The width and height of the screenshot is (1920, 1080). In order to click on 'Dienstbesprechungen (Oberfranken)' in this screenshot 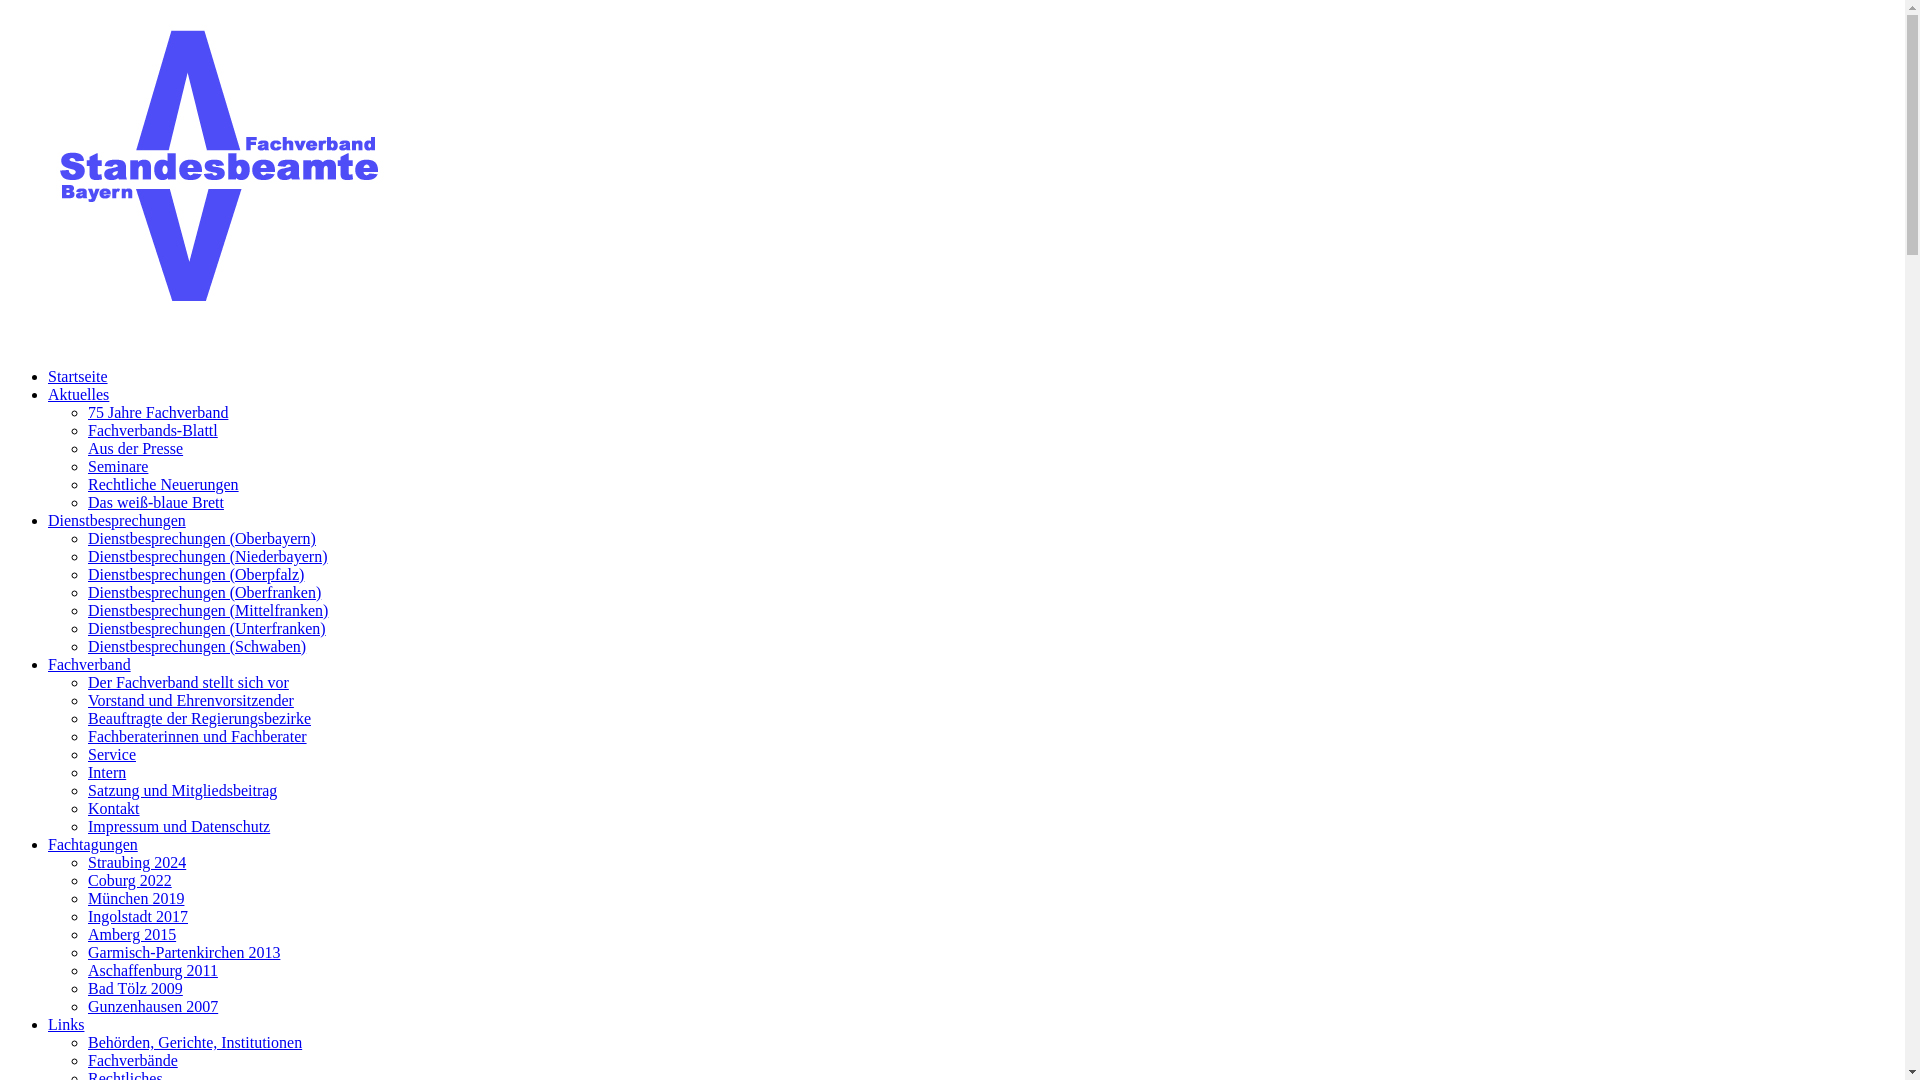, I will do `click(204, 591)`.